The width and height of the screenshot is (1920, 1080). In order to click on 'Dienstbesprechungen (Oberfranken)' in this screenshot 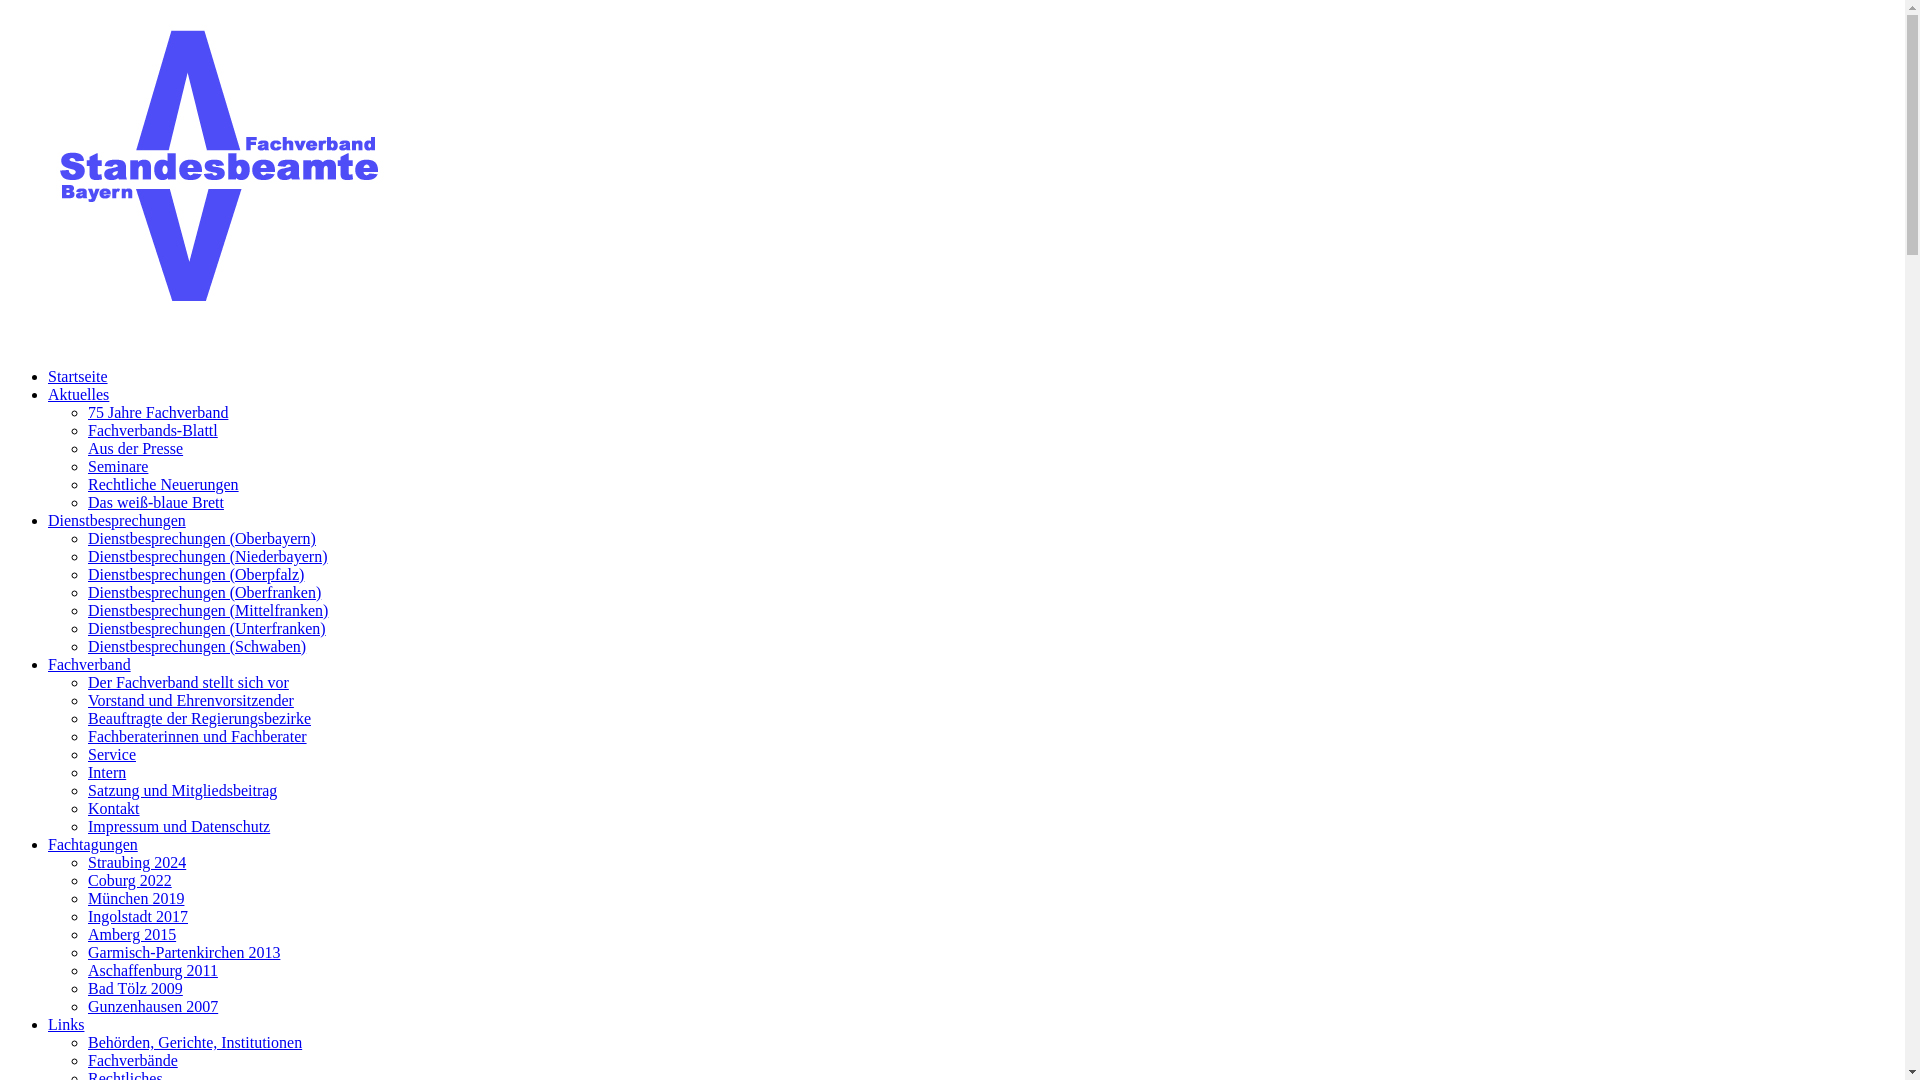, I will do `click(204, 591)`.